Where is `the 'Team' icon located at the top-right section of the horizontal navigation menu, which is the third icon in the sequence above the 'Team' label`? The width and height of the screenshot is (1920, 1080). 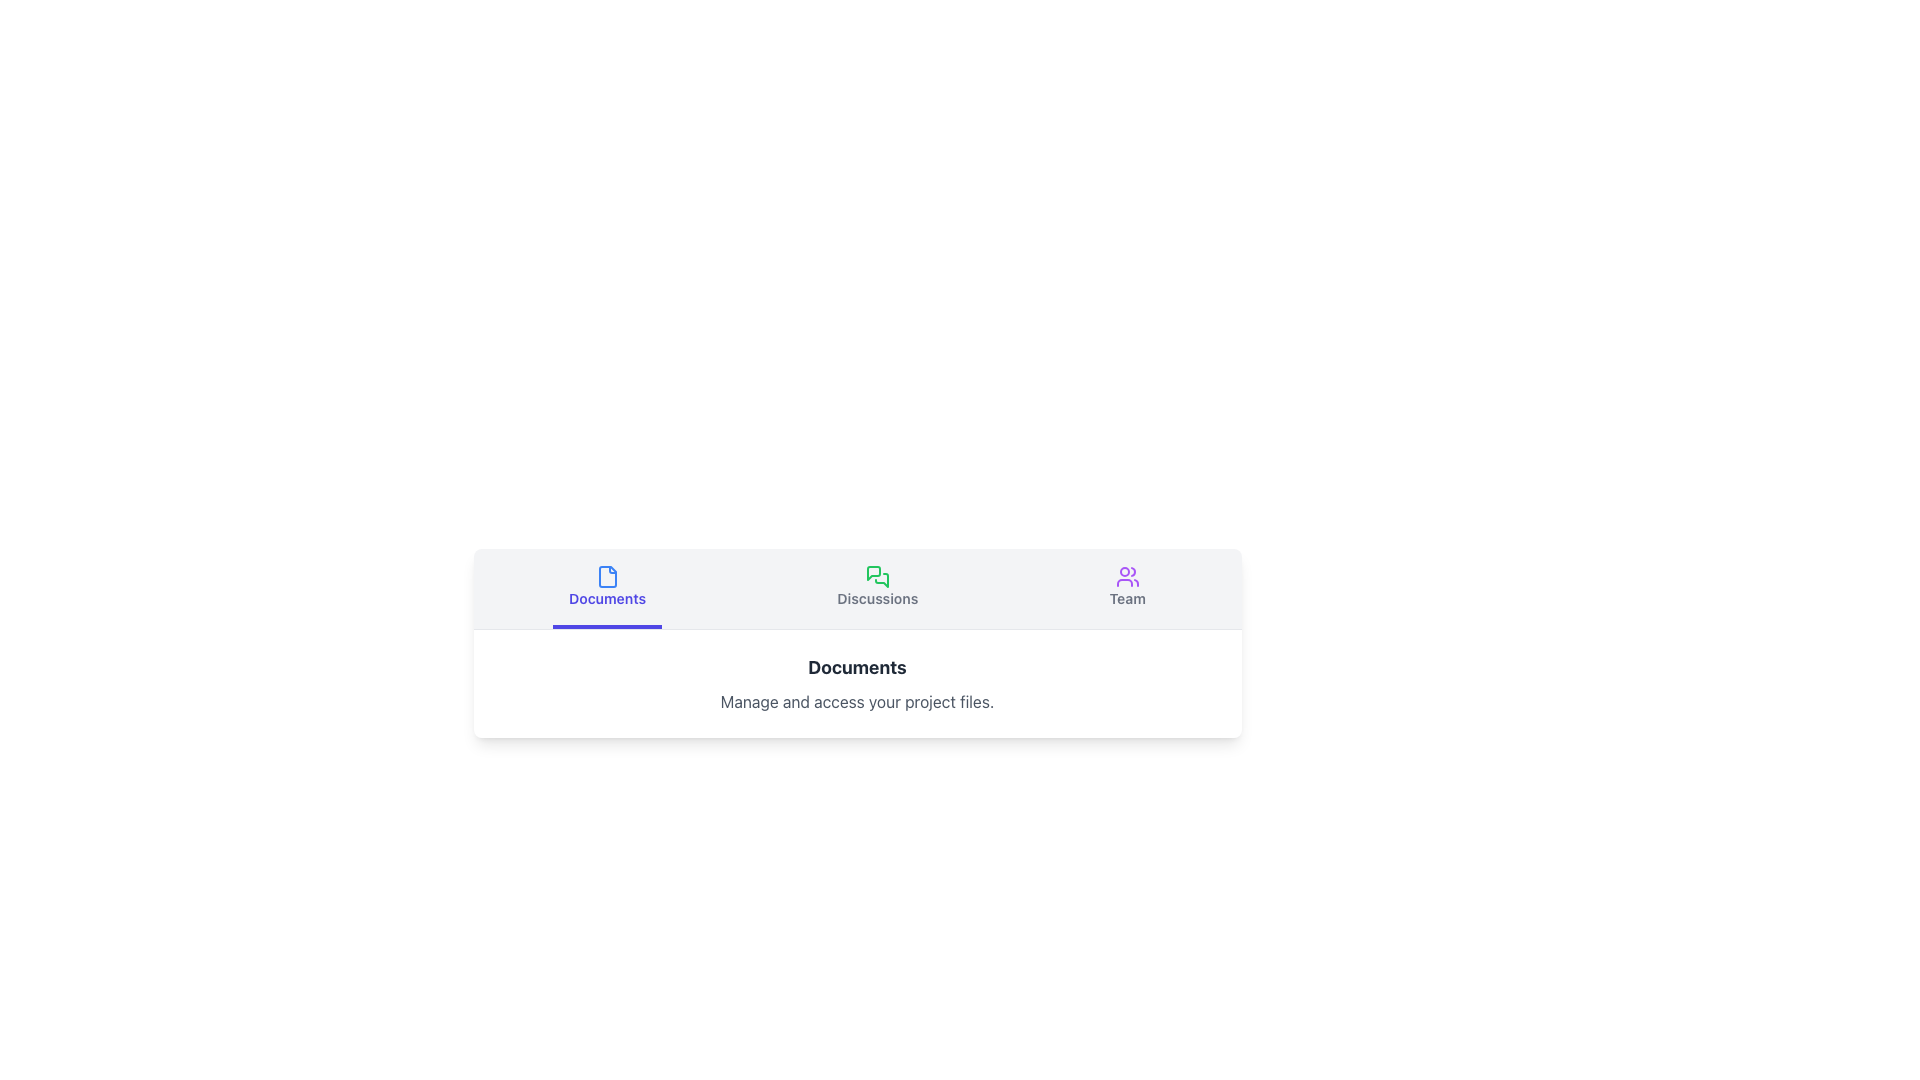 the 'Team' icon located at the top-right section of the horizontal navigation menu, which is the third icon in the sequence above the 'Team' label is located at coordinates (1127, 576).